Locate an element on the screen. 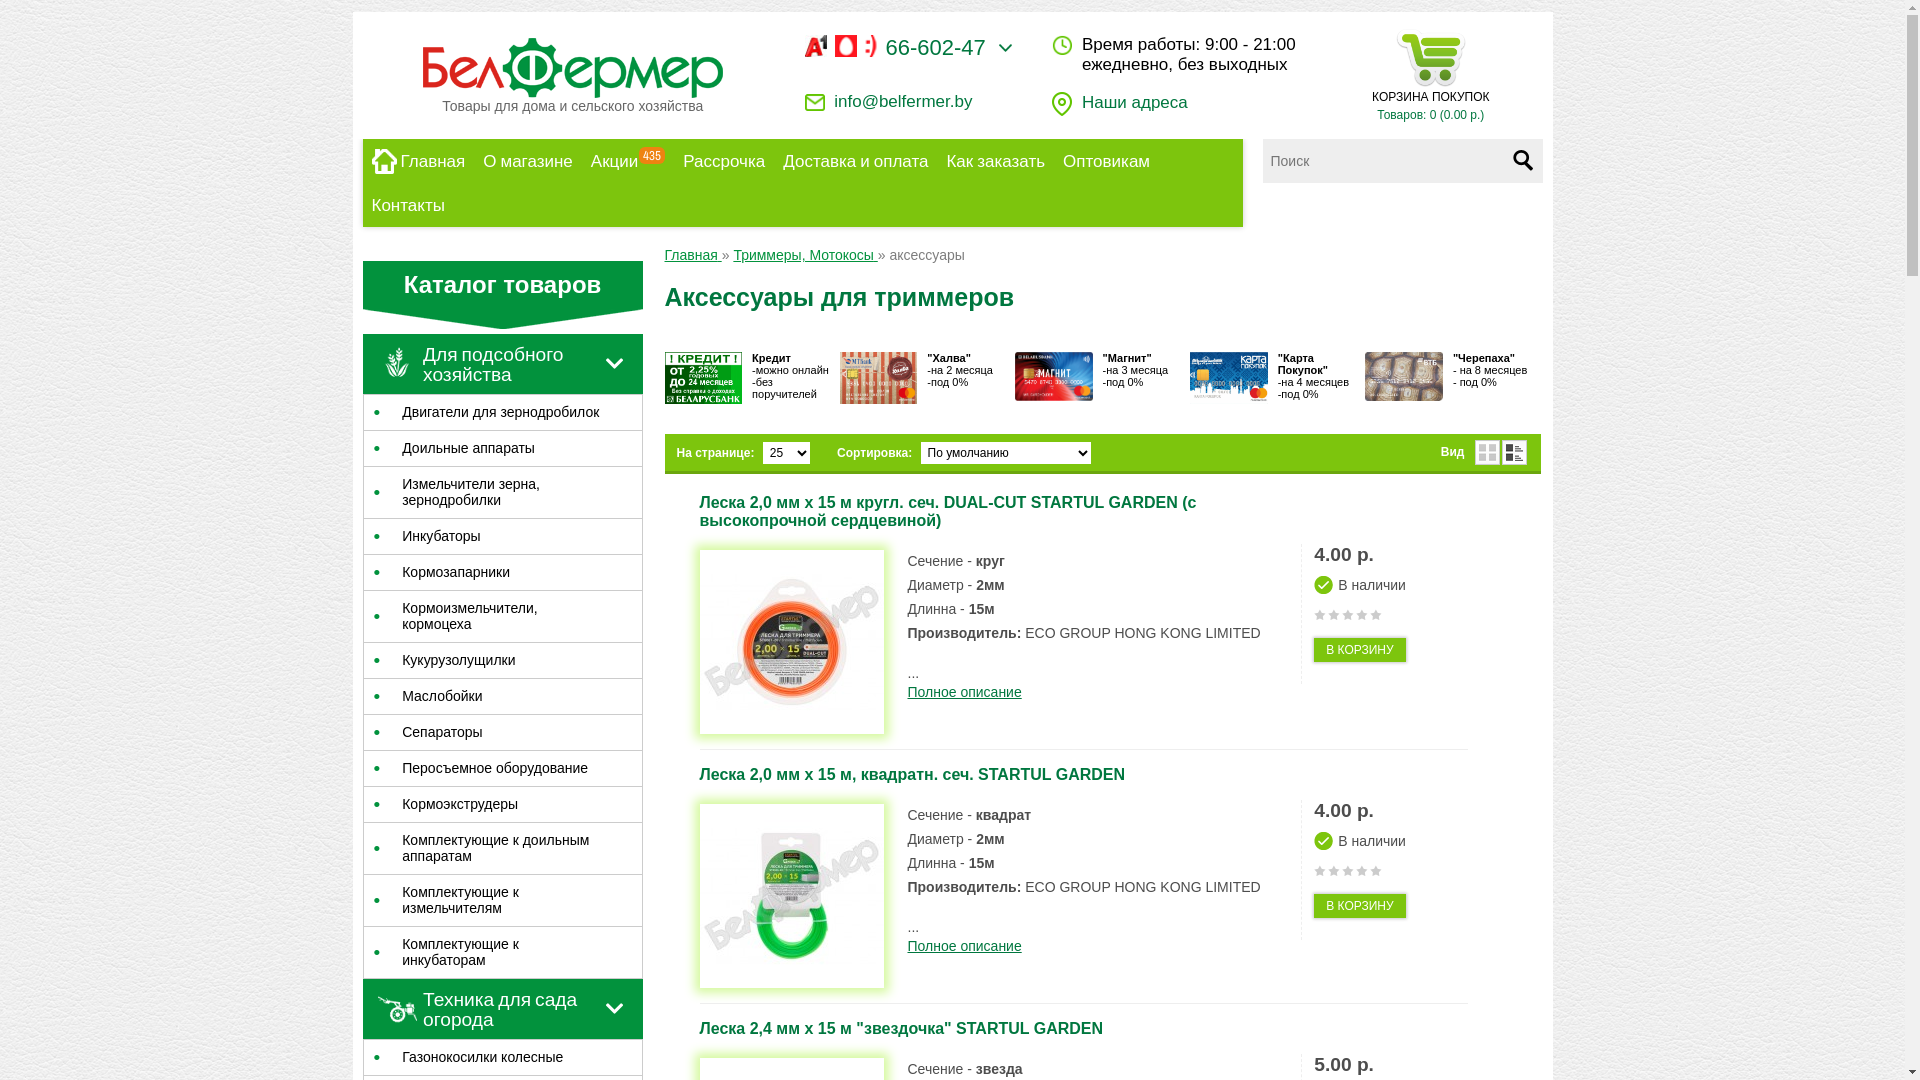  'info@belfermer.by' is located at coordinates (901, 101).